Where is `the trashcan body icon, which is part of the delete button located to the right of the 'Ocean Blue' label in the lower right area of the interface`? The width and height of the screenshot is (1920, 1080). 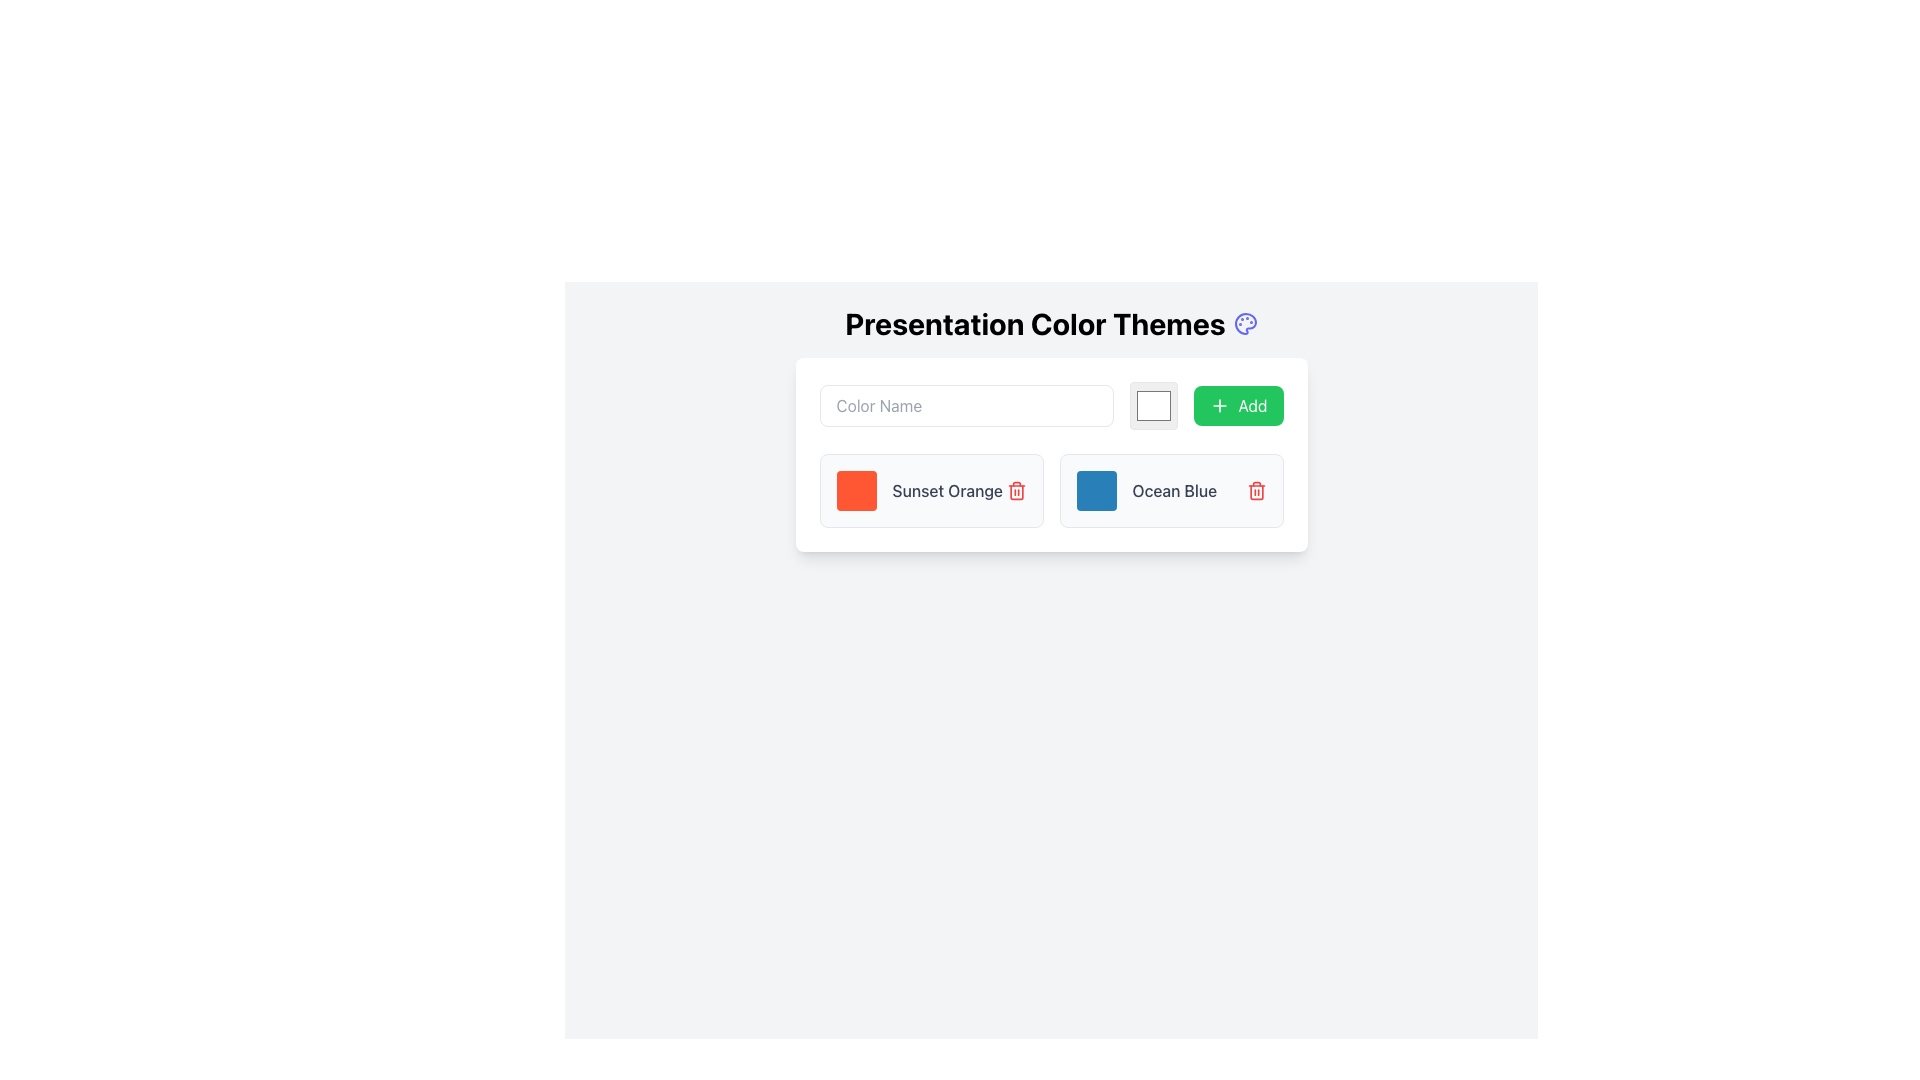
the trashcan body icon, which is part of the delete button located to the right of the 'Ocean Blue' label in the lower right area of the interface is located at coordinates (1255, 492).